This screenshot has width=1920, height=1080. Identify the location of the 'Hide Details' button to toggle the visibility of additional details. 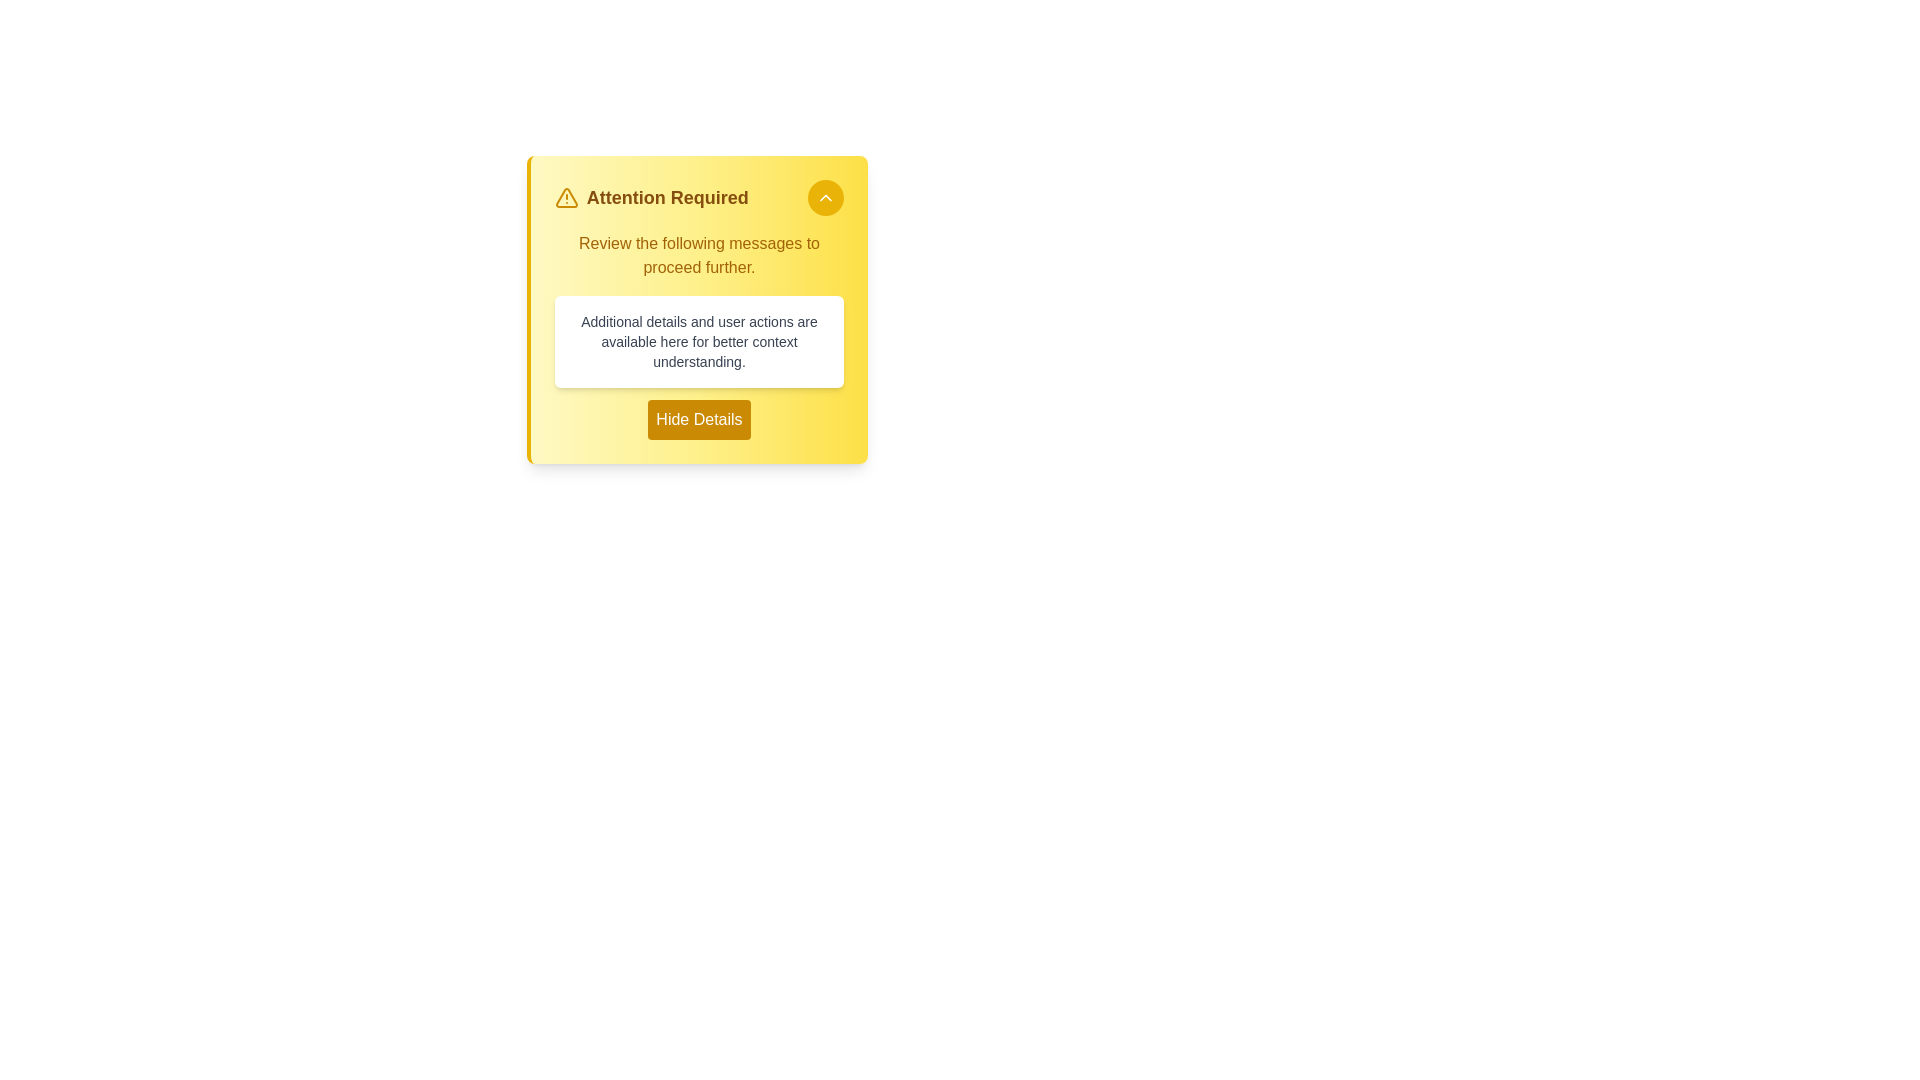
(699, 419).